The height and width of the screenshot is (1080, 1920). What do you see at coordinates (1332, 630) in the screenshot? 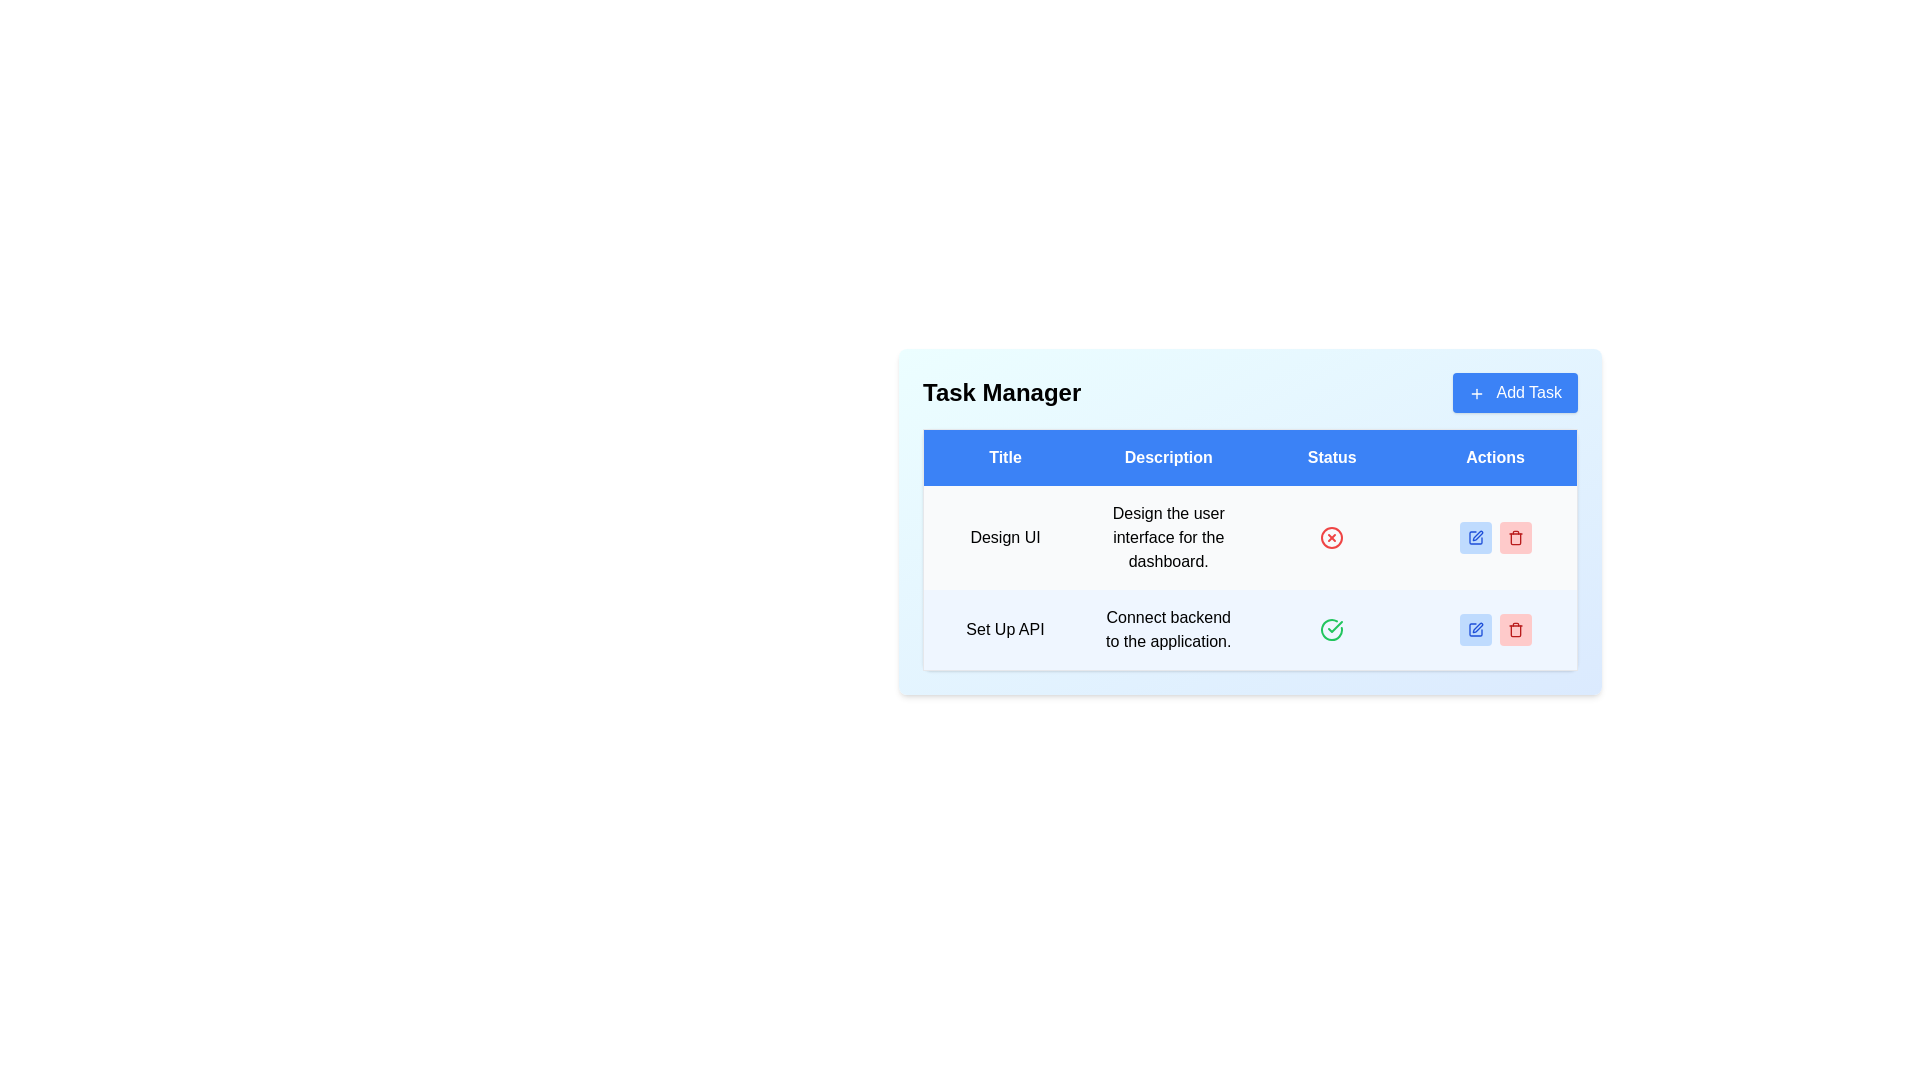
I see `the circular success indicator icon with a green border and tick mark located in the 'Status' column of the second row of the table` at bounding box center [1332, 630].